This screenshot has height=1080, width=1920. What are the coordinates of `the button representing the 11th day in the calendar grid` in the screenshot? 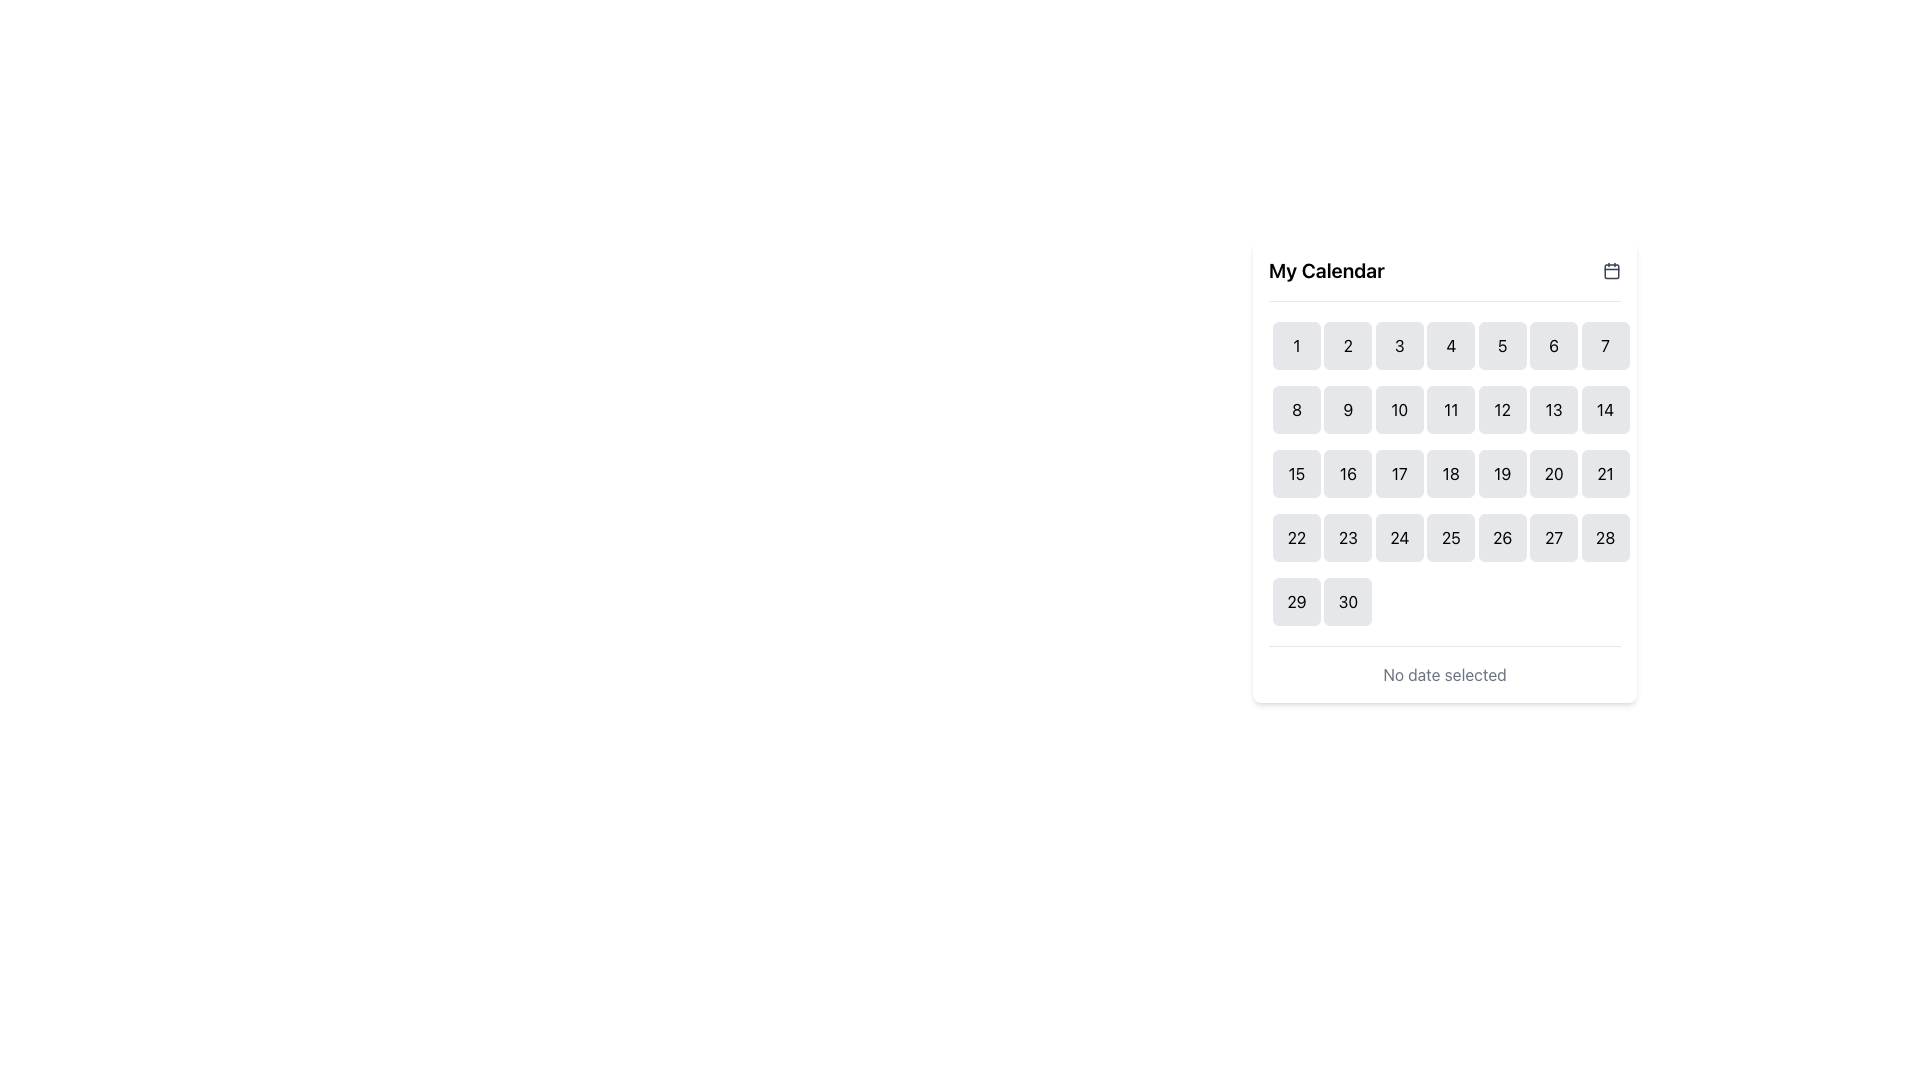 It's located at (1451, 408).